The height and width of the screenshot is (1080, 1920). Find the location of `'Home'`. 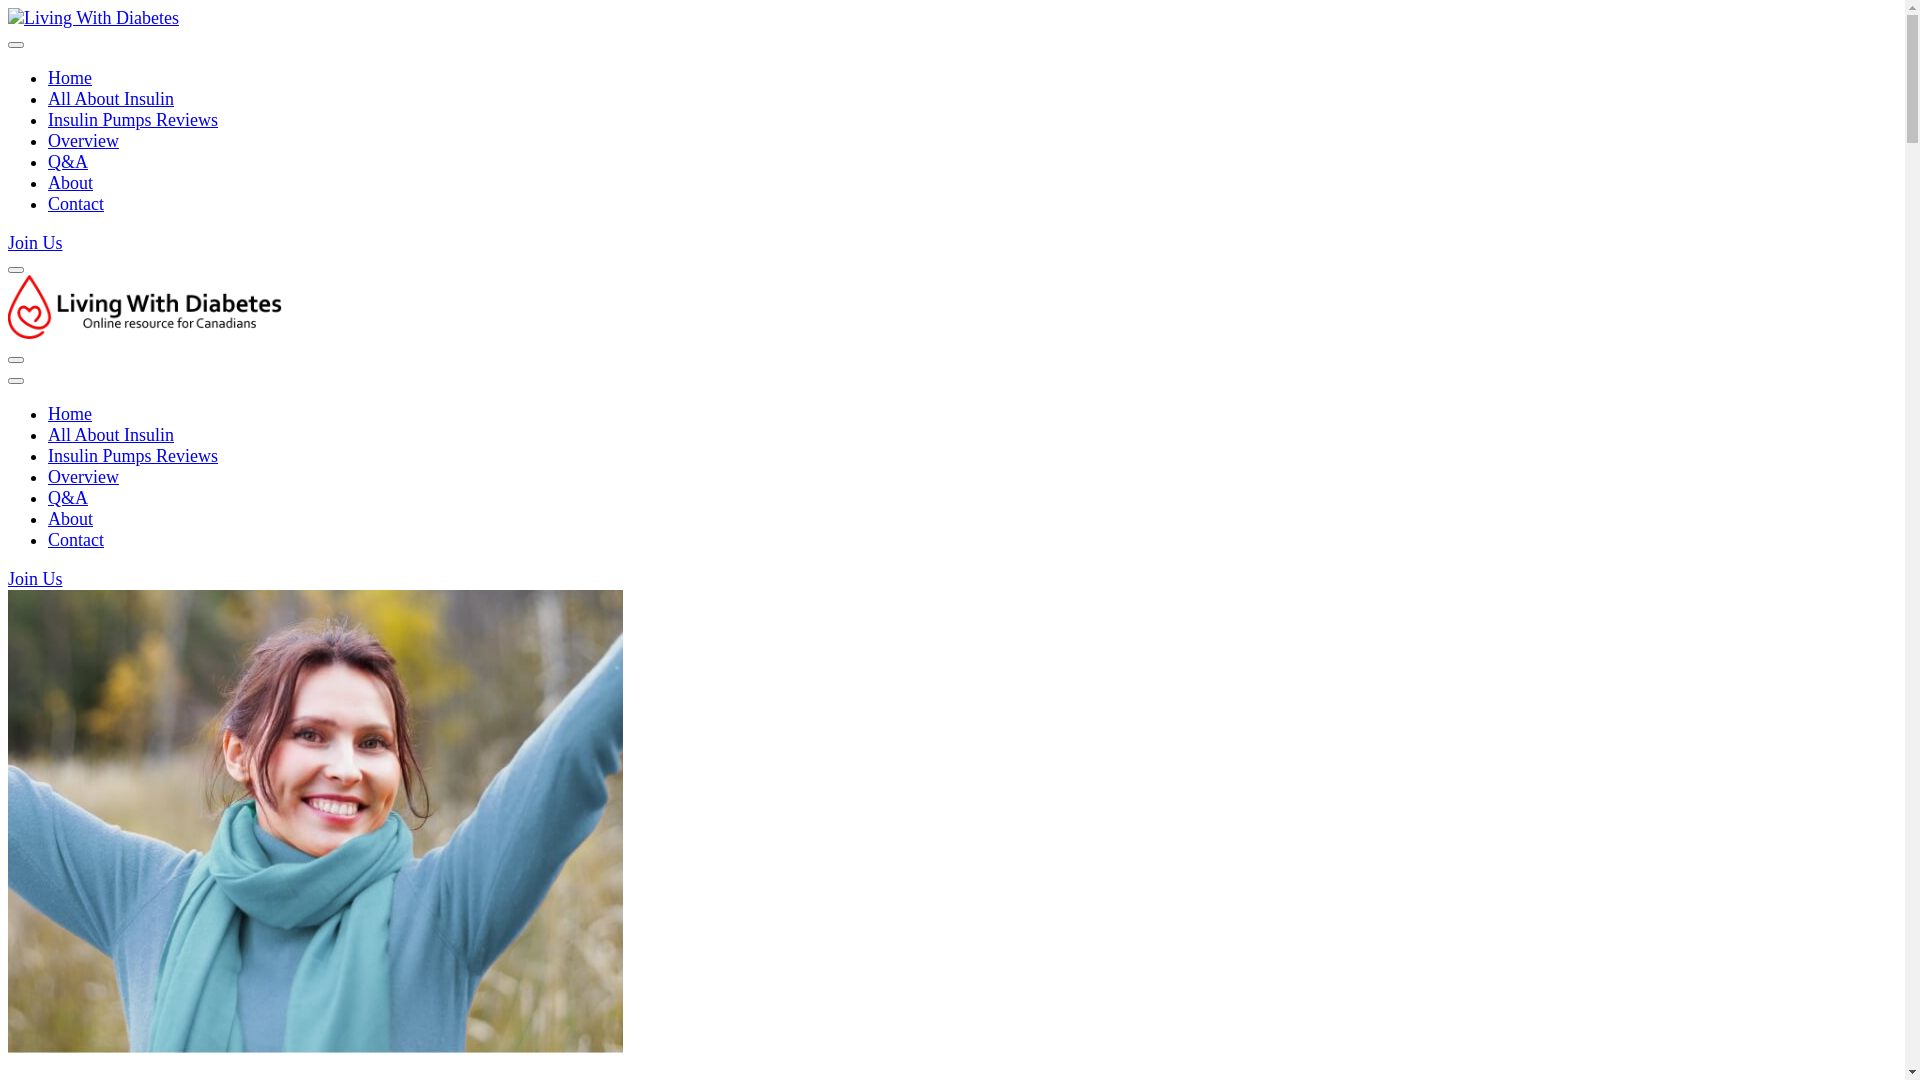

'Home' is located at coordinates (48, 76).